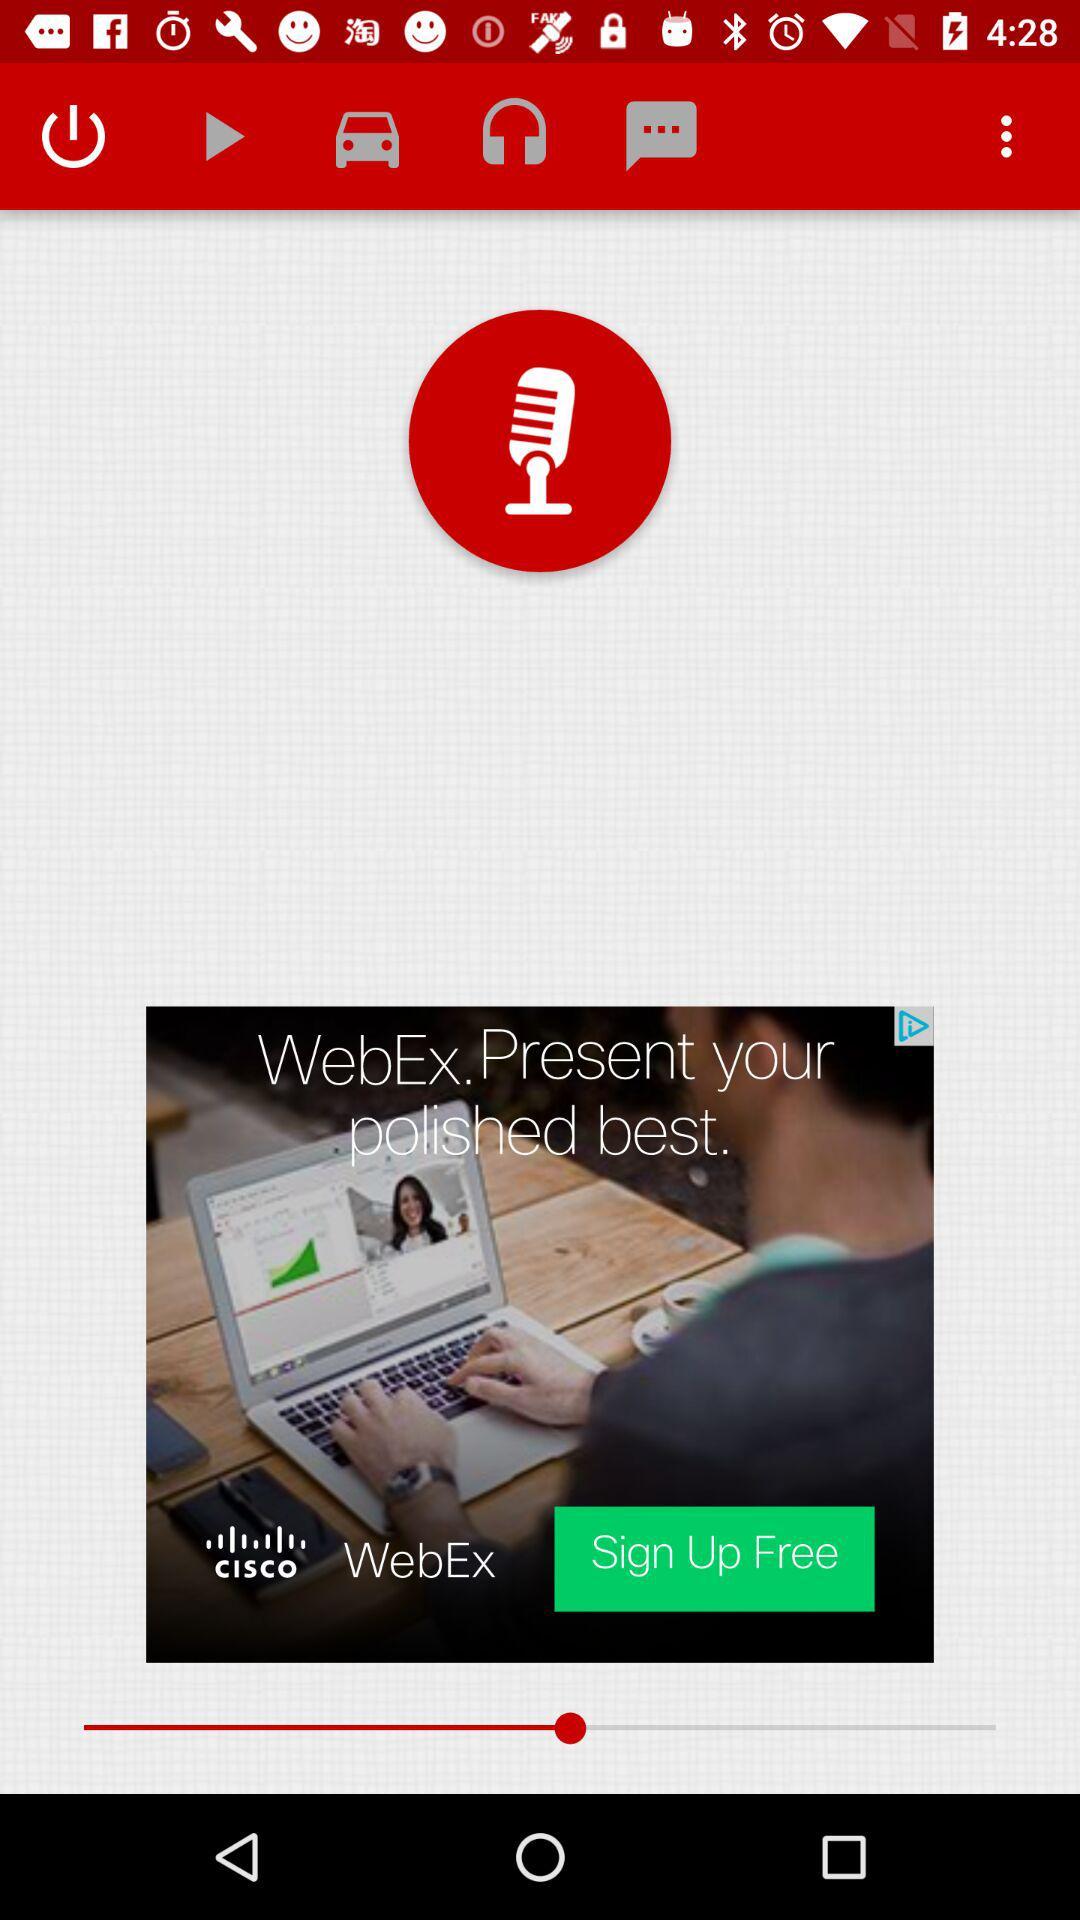 The height and width of the screenshot is (1920, 1080). I want to click on the chat icon, so click(661, 135).